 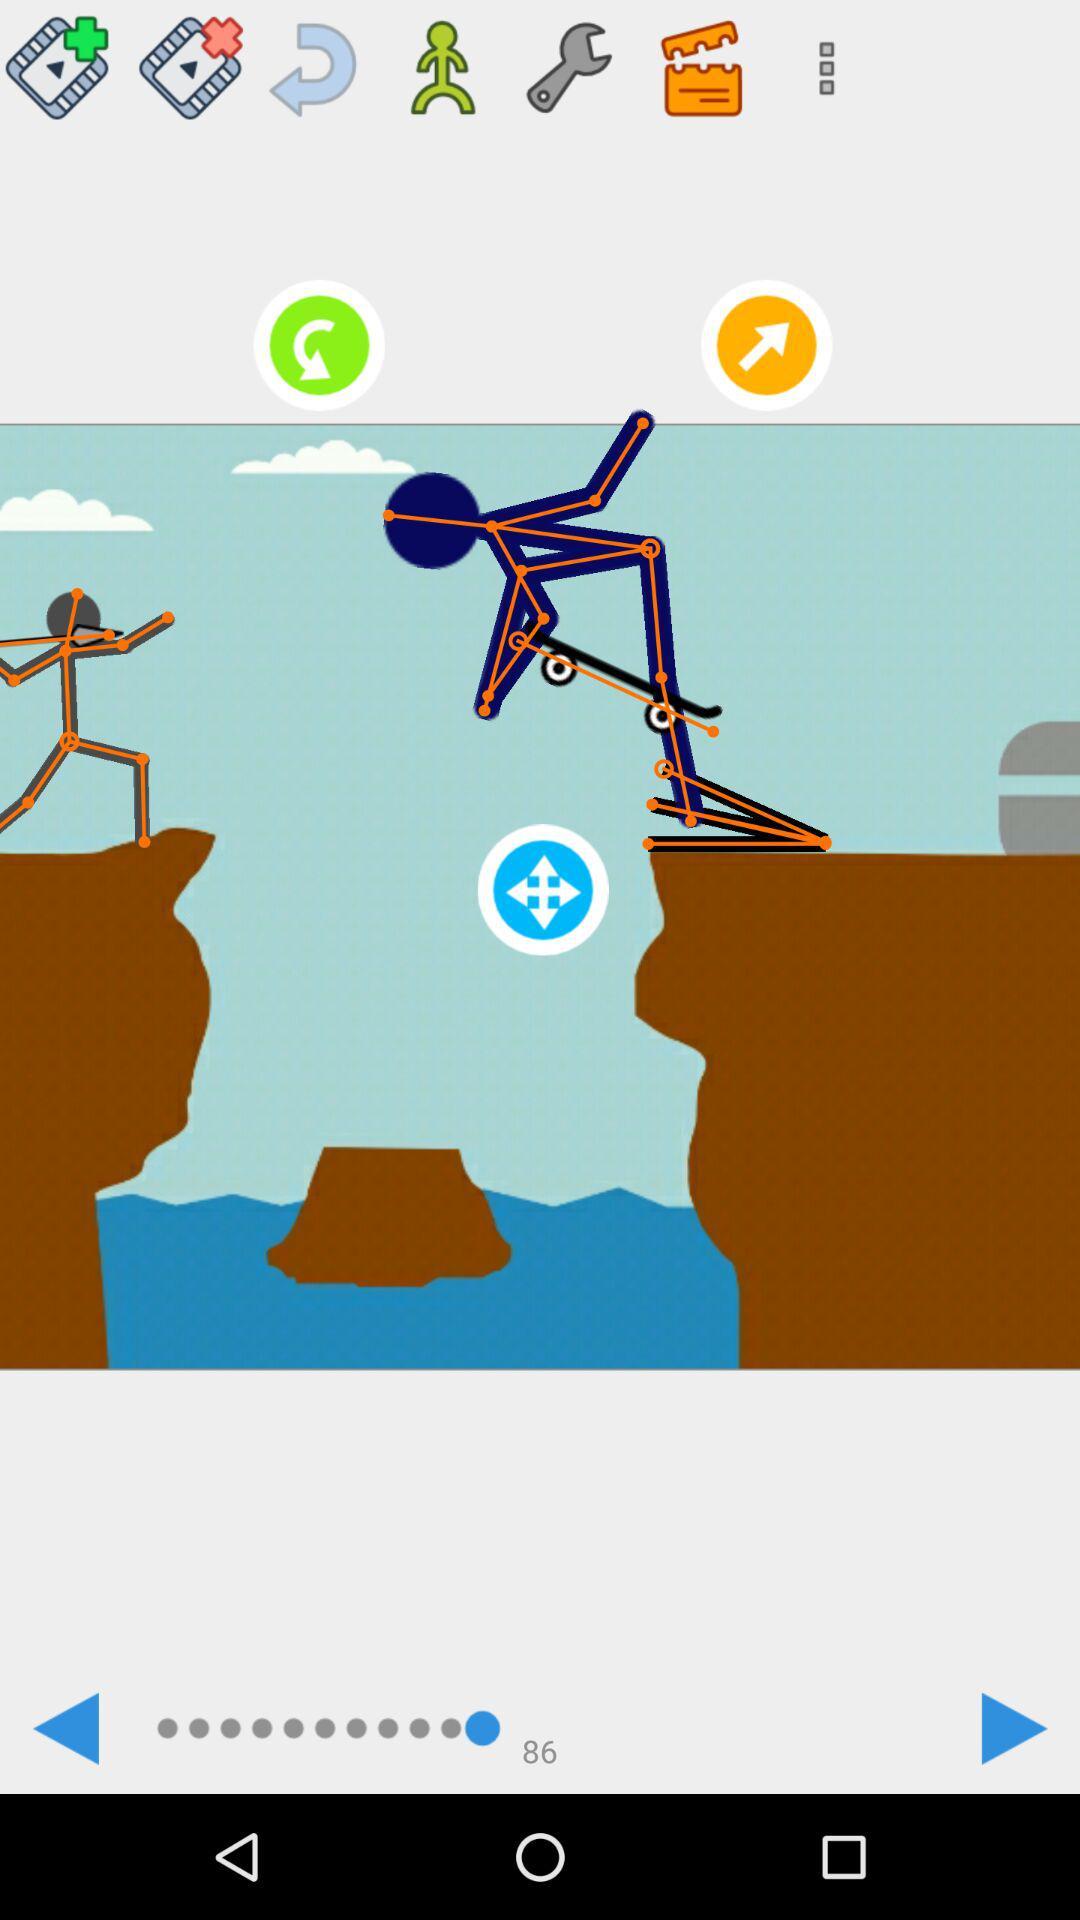 I want to click on remove a video clip, so click(x=190, y=60).